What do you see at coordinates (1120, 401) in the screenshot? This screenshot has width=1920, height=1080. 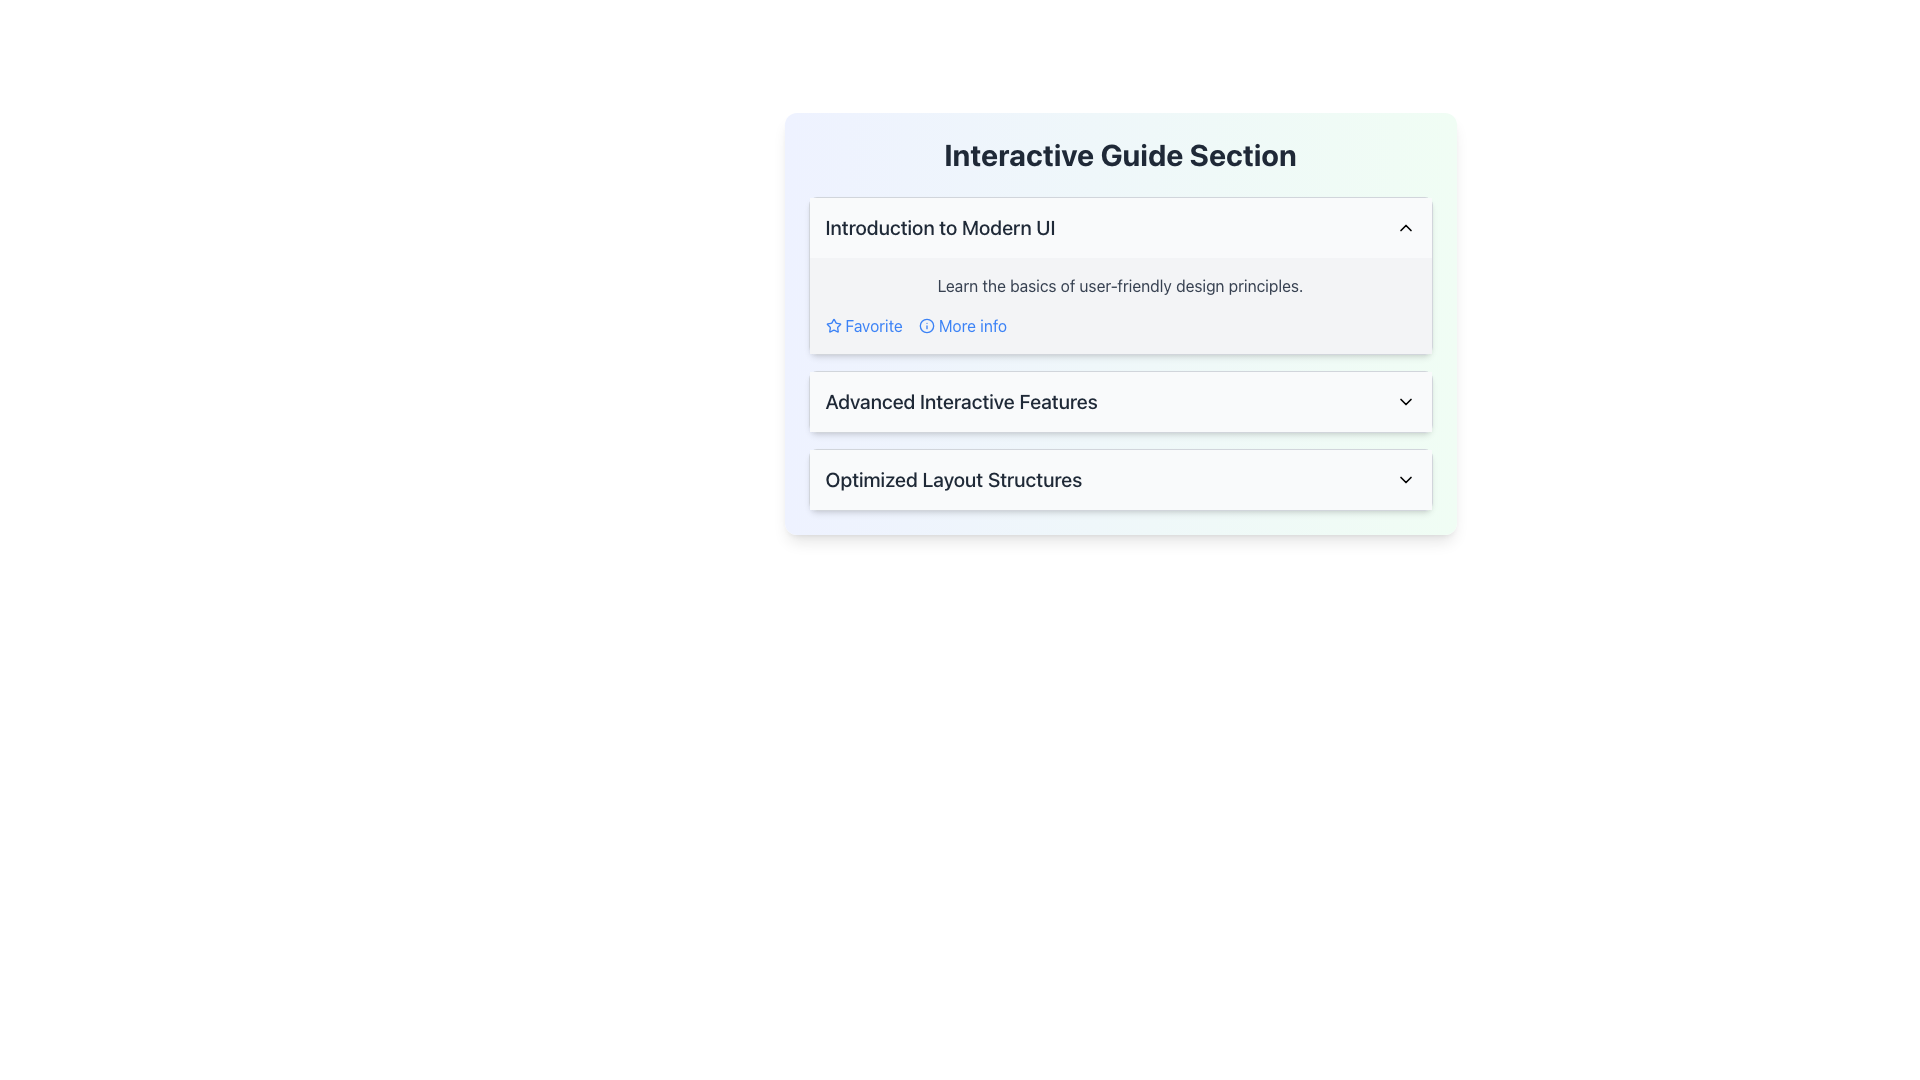 I see `the Collapsible toggle button labeled 'Advanced Interactive Features'` at bounding box center [1120, 401].